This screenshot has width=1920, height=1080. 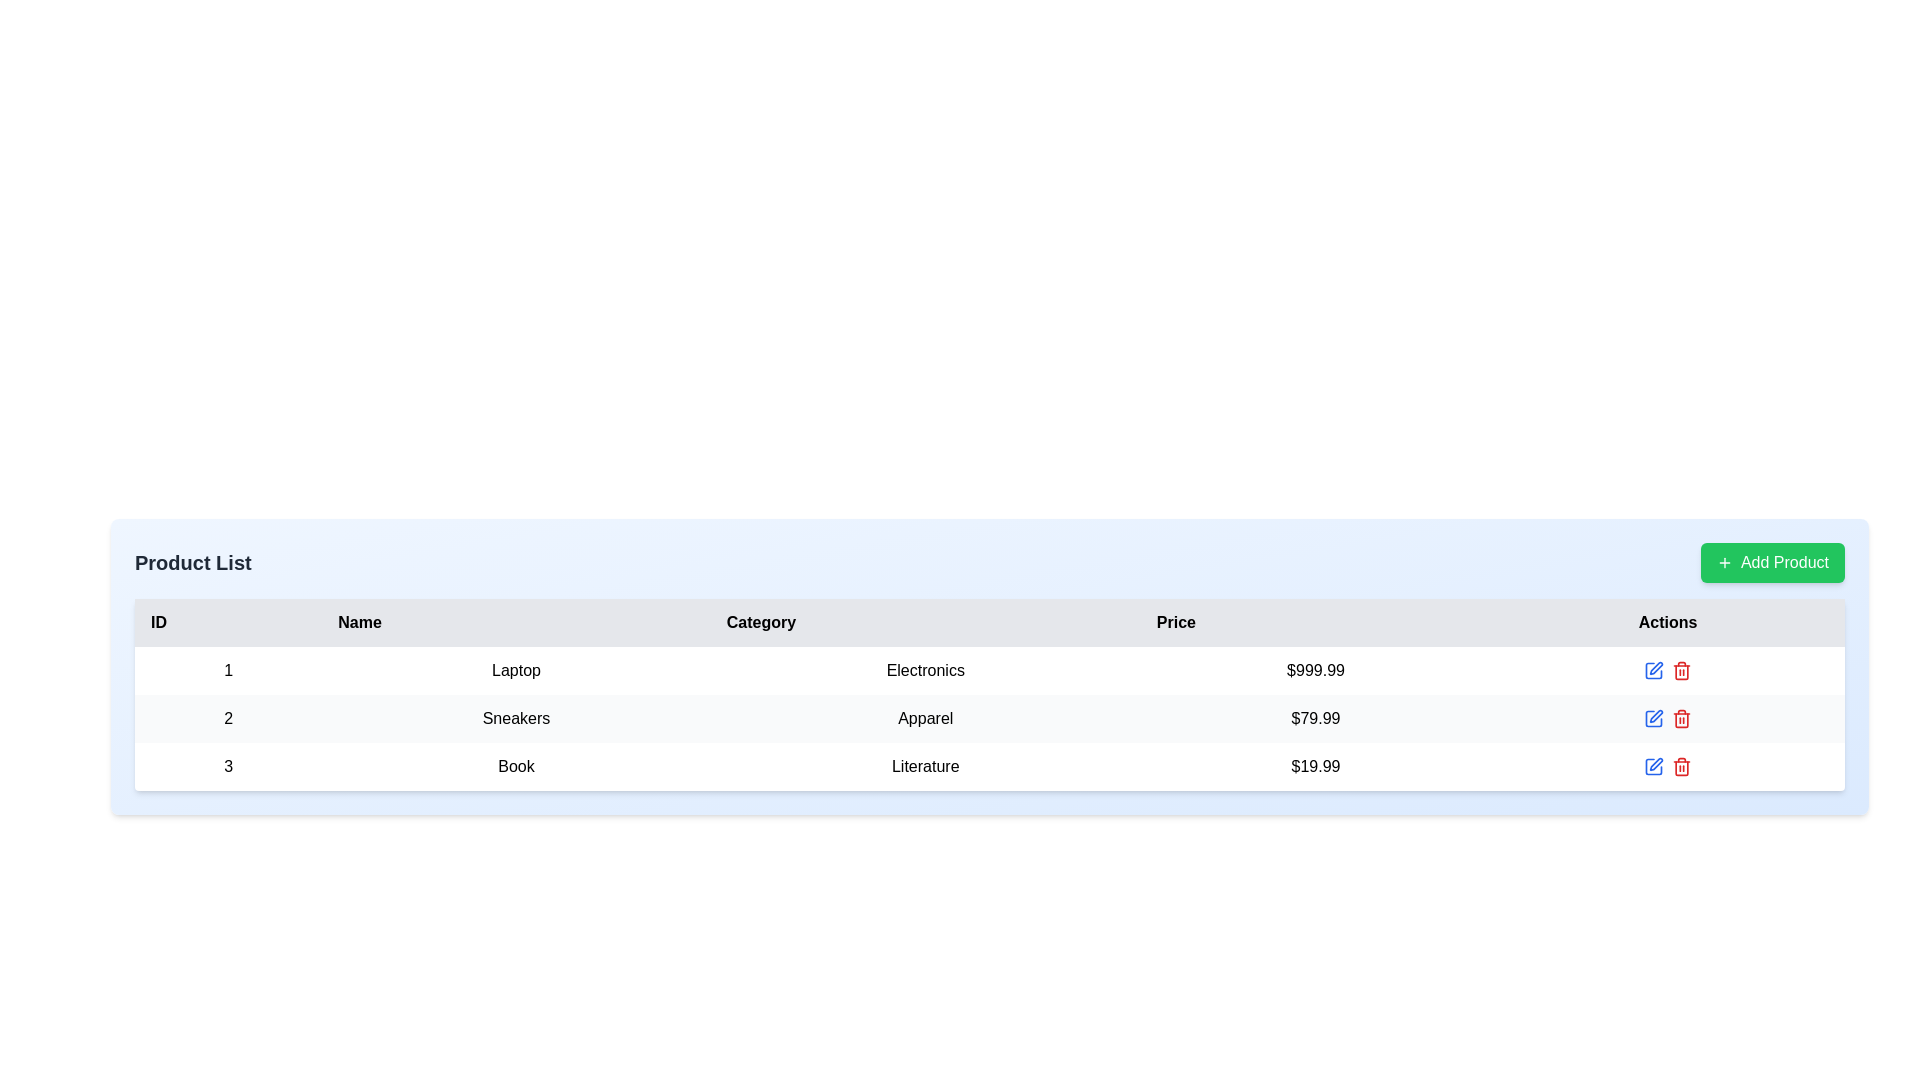 I want to click on the blue square-shaped pencil icon in the 'Actions' column of the last row of the product table, so click(x=1654, y=766).